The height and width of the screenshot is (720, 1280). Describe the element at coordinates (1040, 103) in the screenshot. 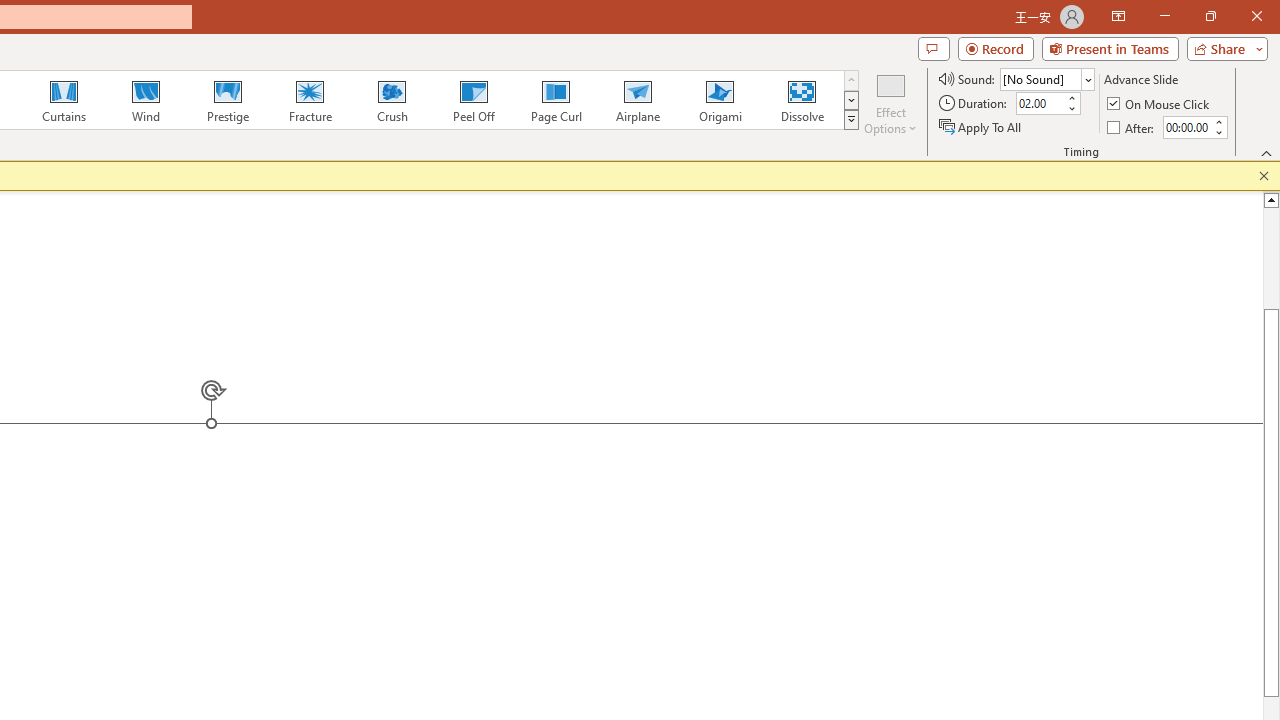

I see `'Duration'` at that location.